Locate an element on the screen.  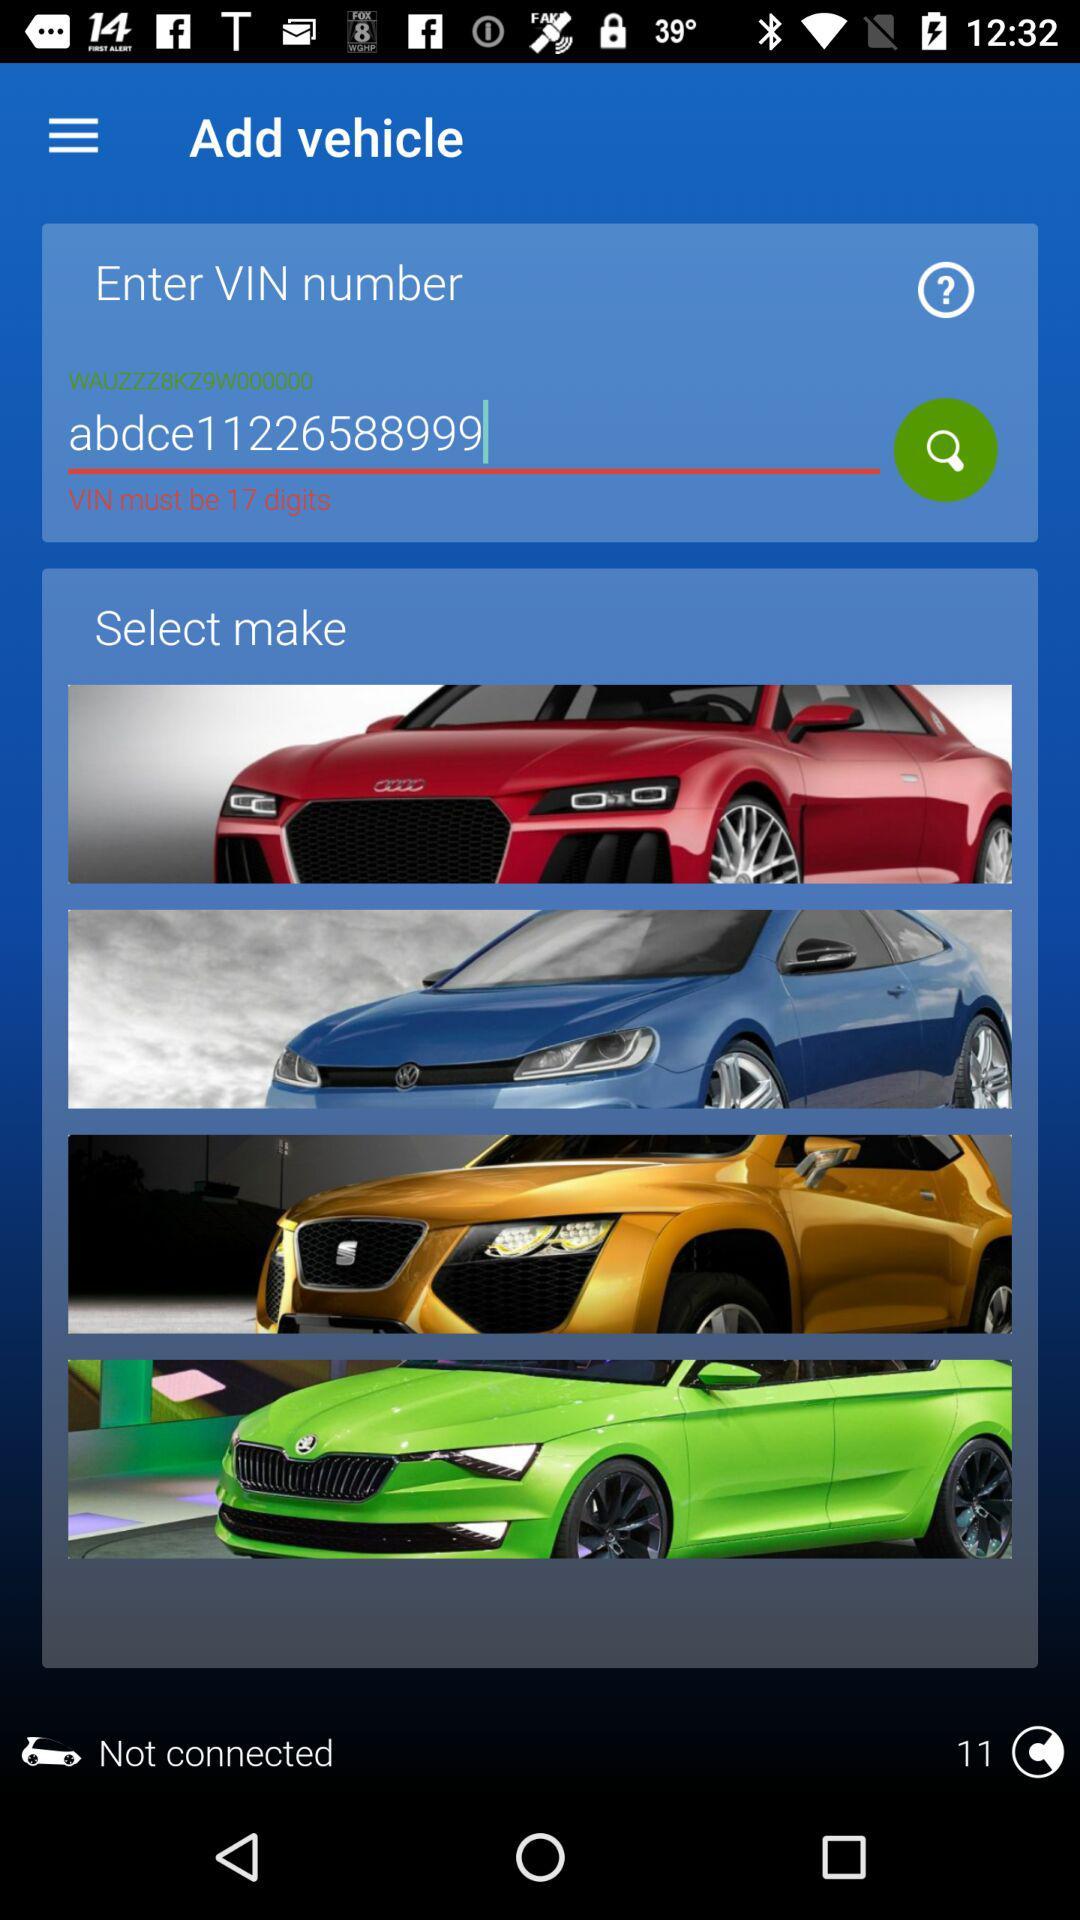
icon next to add vehicle is located at coordinates (72, 135).